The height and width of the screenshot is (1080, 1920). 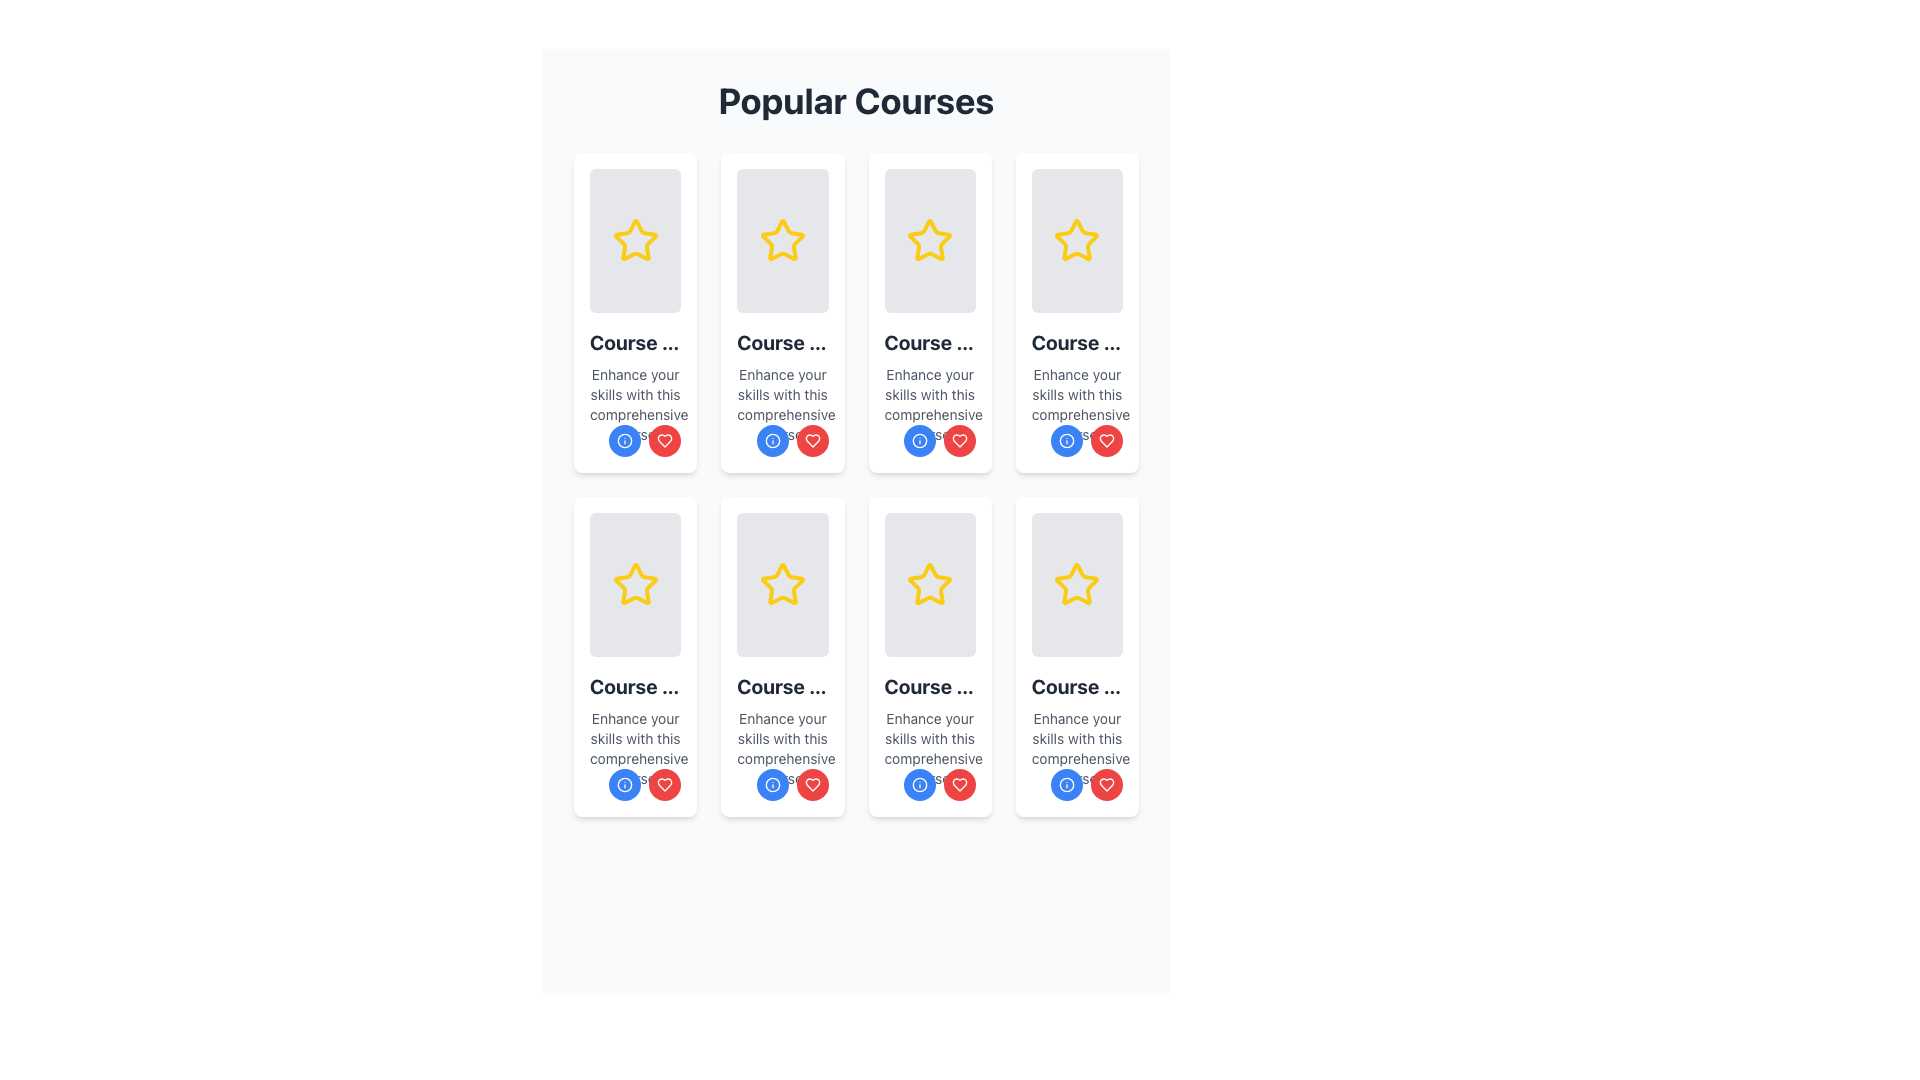 What do you see at coordinates (781, 656) in the screenshot?
I see `the course offering card located in the second row and second column of the grid layout` at bounding box center [781, 656].